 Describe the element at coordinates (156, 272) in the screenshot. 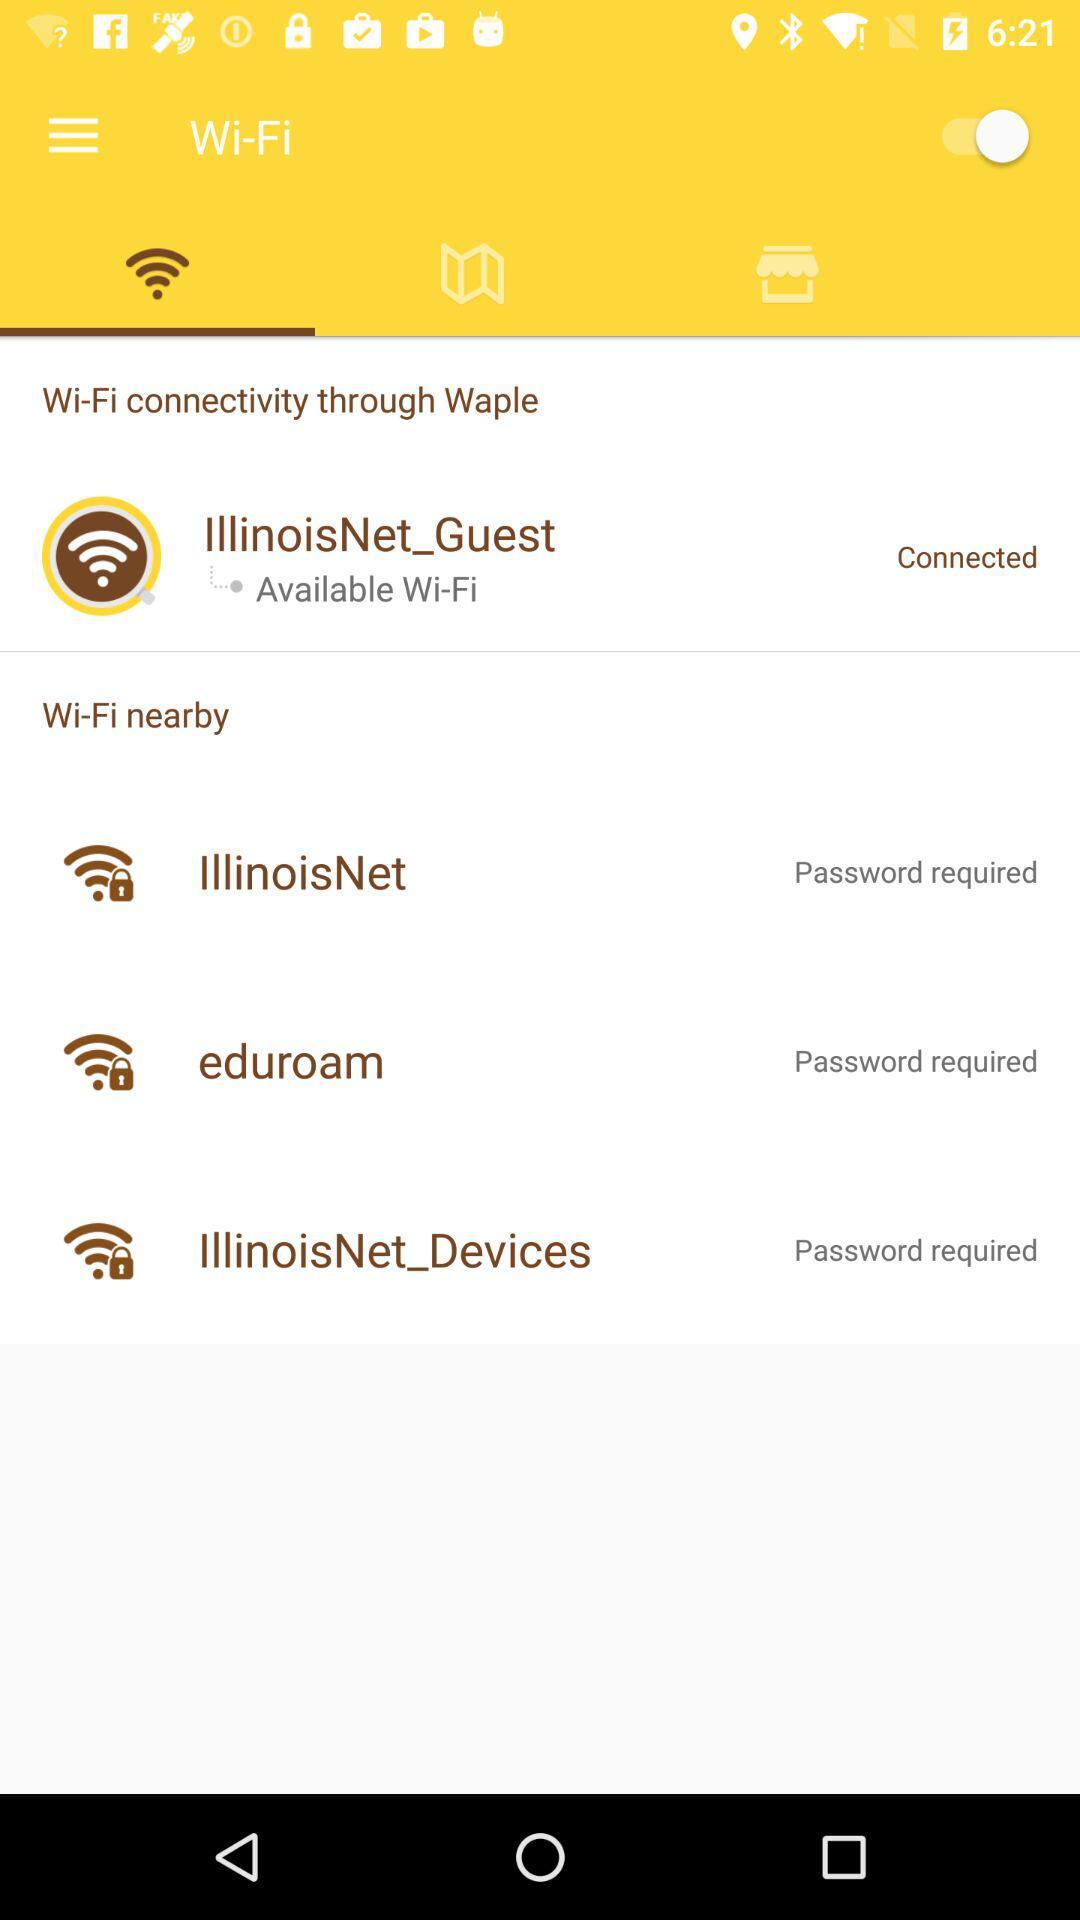

I see `wifi key` at that location.